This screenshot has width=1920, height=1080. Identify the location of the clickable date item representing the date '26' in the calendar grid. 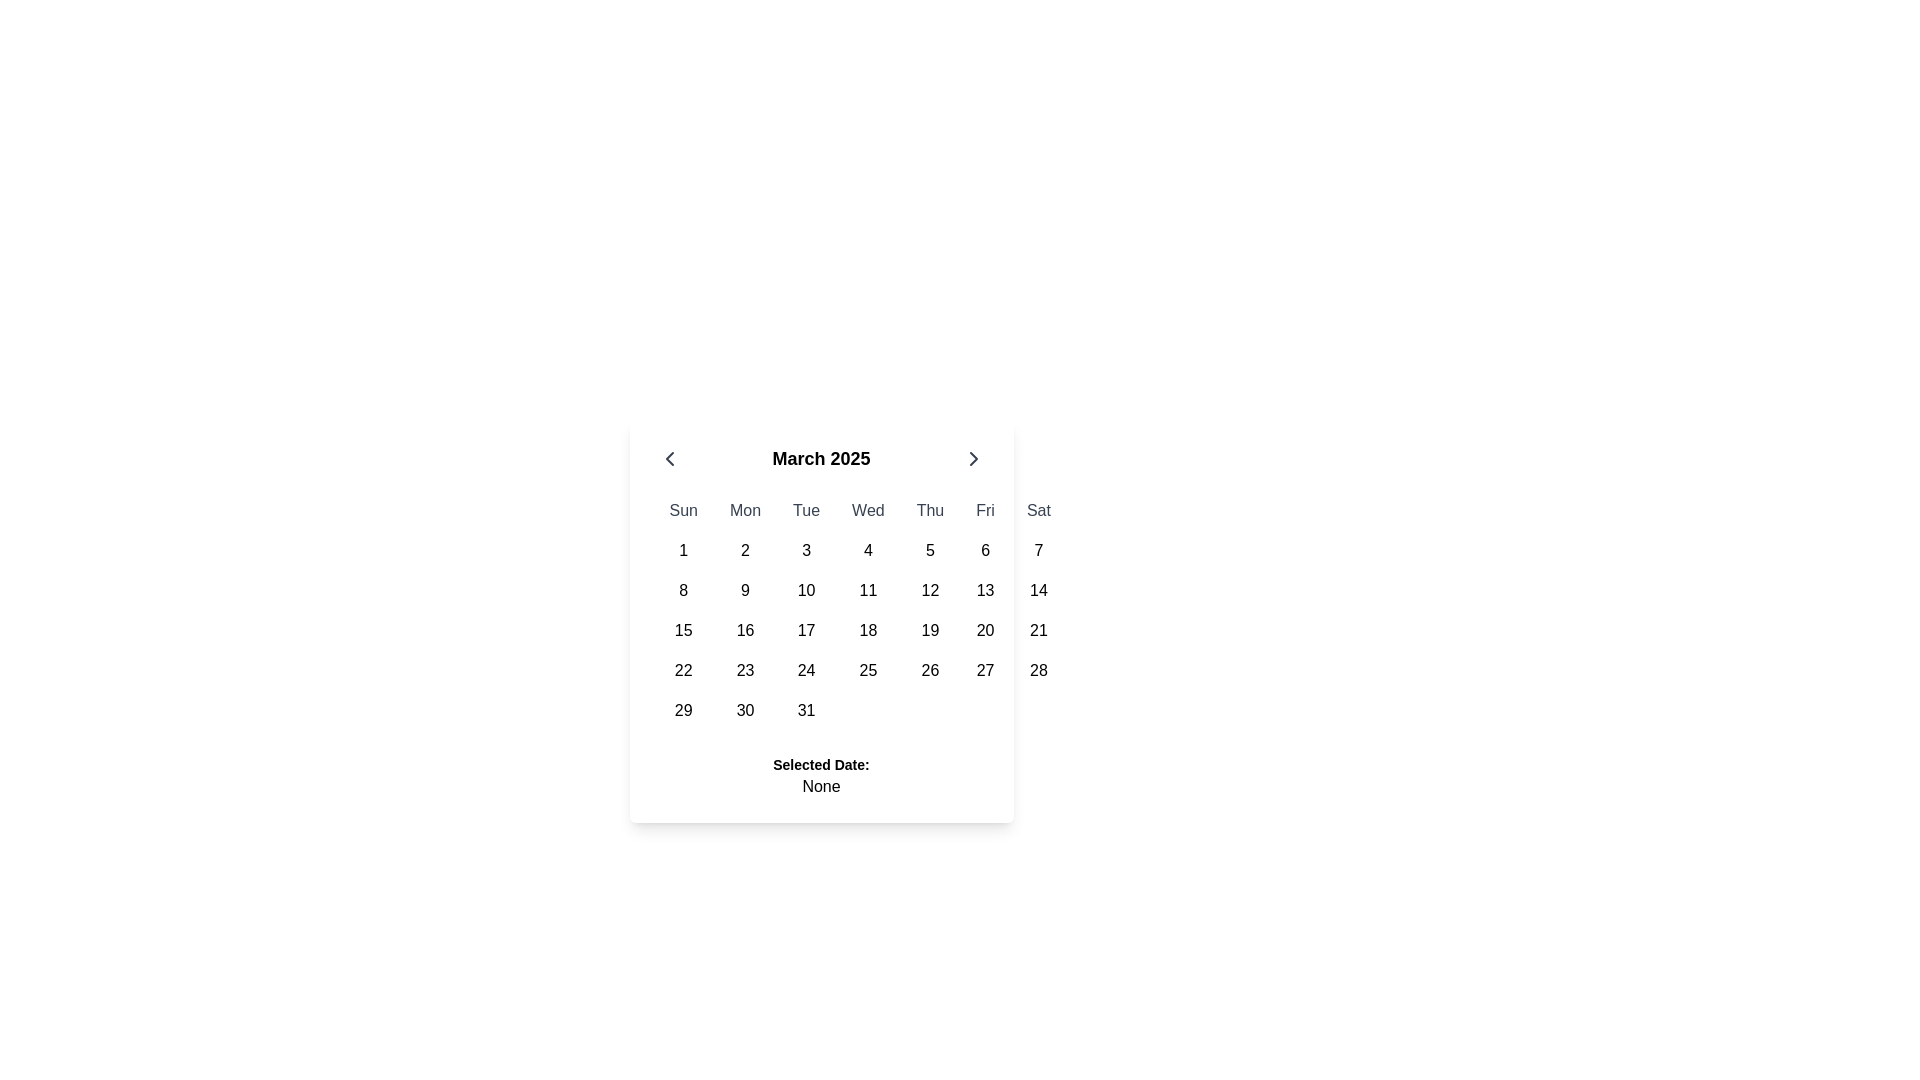
(929, 671).